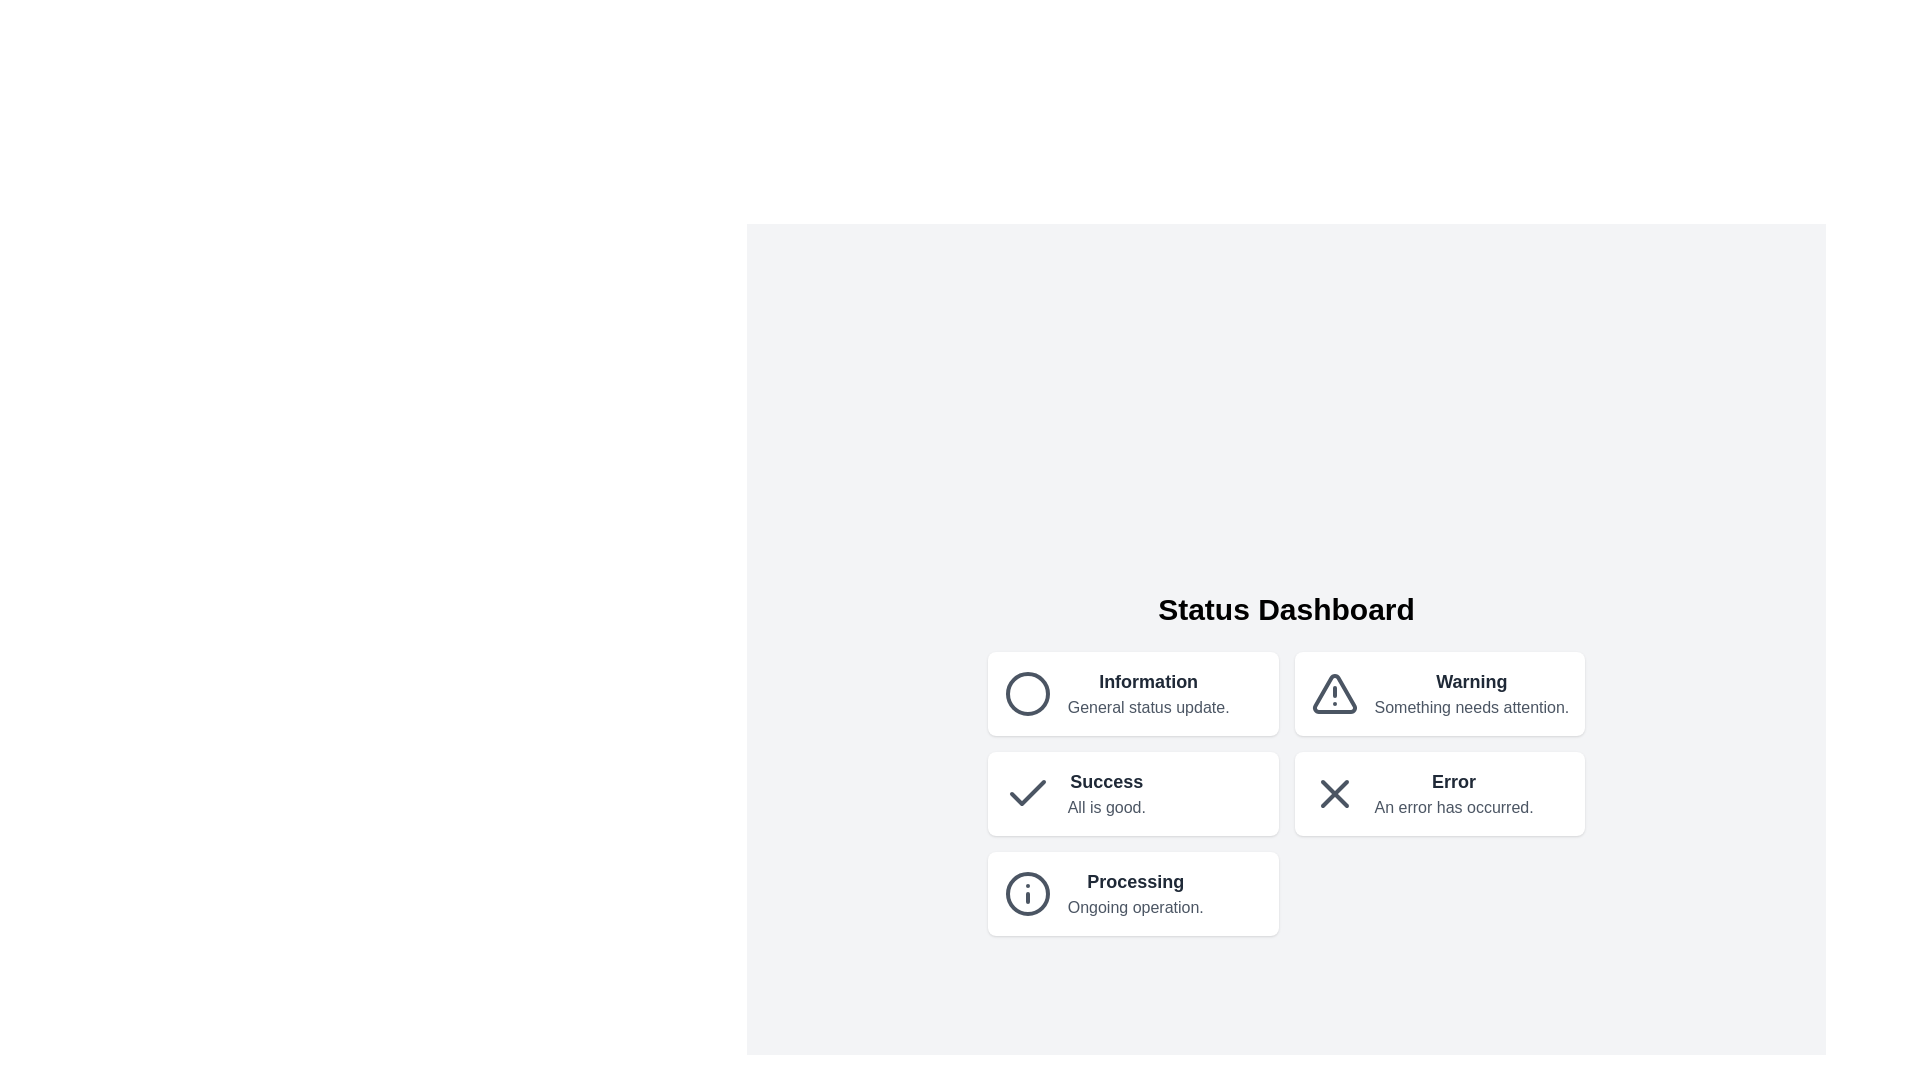 The height and width of the screenshot is (1080, 1920). What do you see at coordinates (1286, 608) in the screenshot?
I see `the large, bold text label reading 'Status Dashboard', which is prominently displayed in black on a light gray background, serving as the section title above the status items grid` at bounding box center [1286, 608].